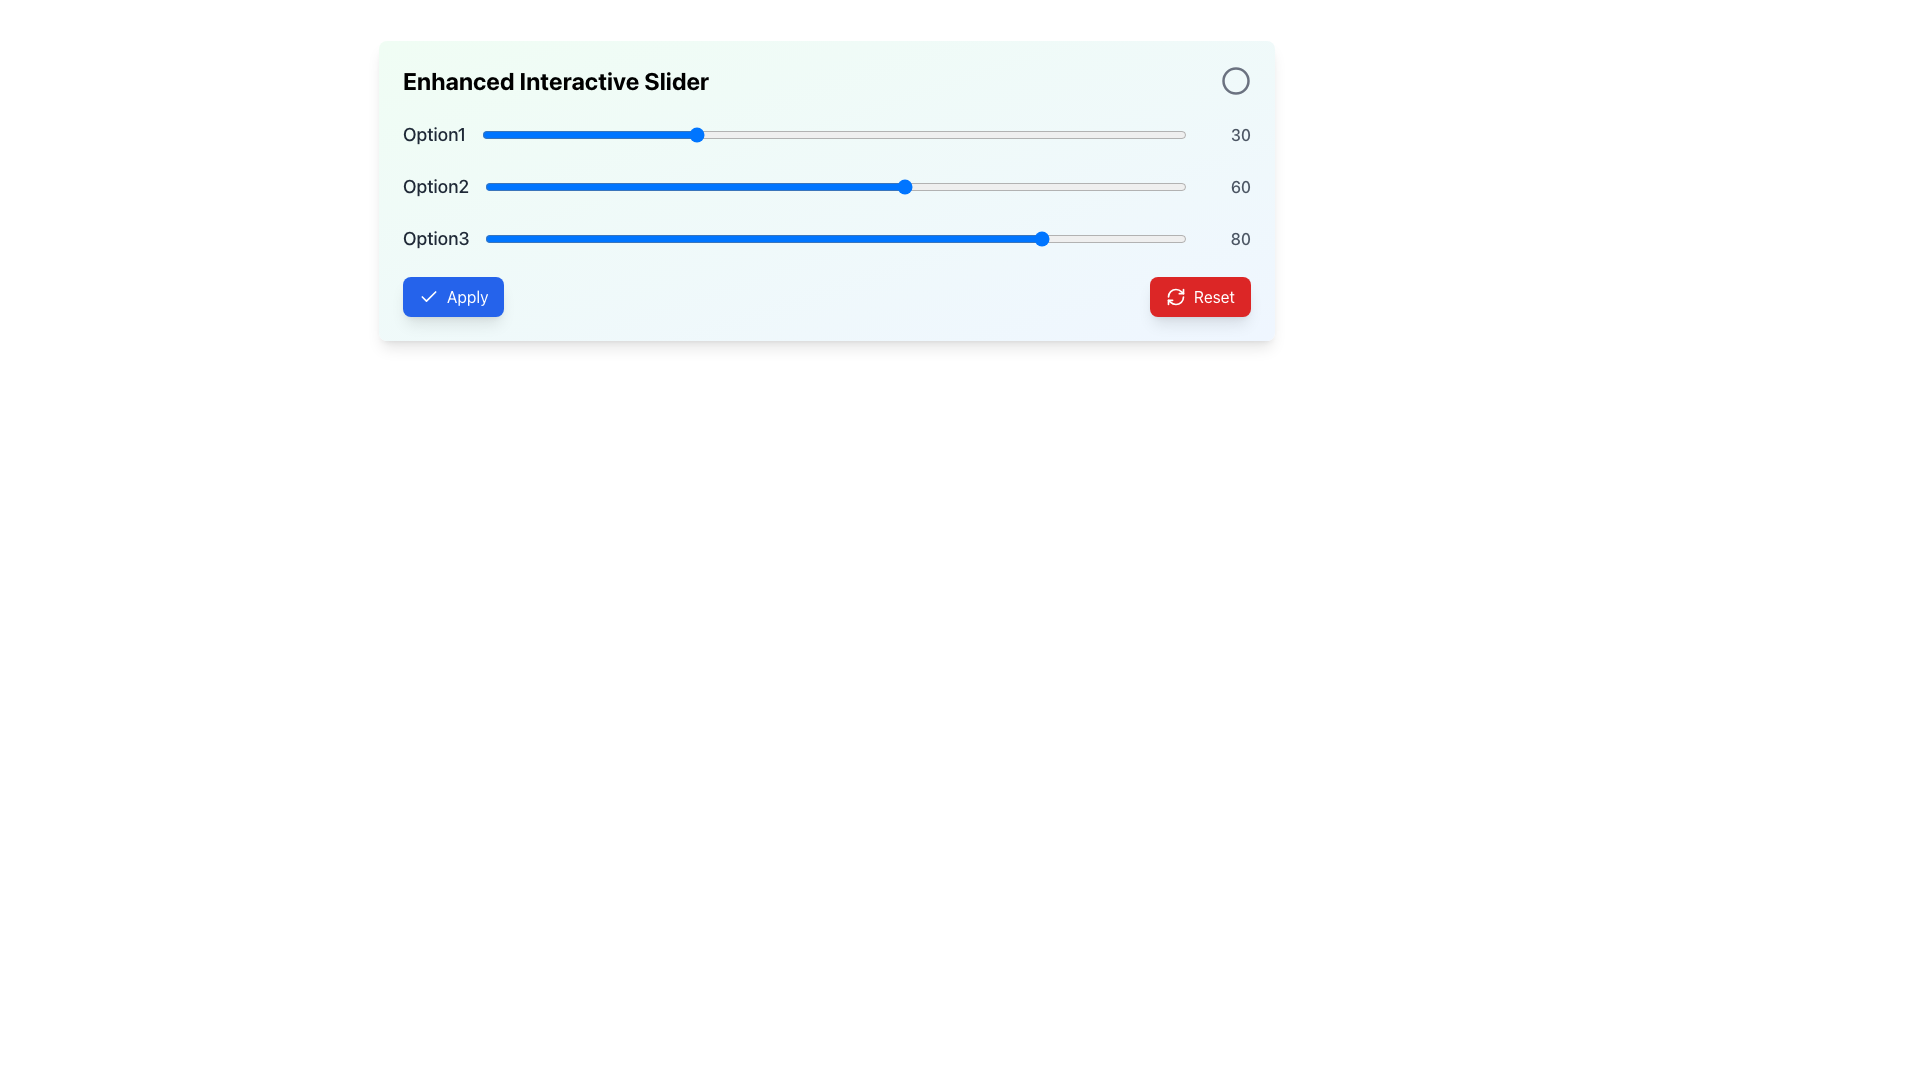  What do you see at coordinates (492, 186) in the screenshot?
I see `slider` at bounding box center [492, 186].